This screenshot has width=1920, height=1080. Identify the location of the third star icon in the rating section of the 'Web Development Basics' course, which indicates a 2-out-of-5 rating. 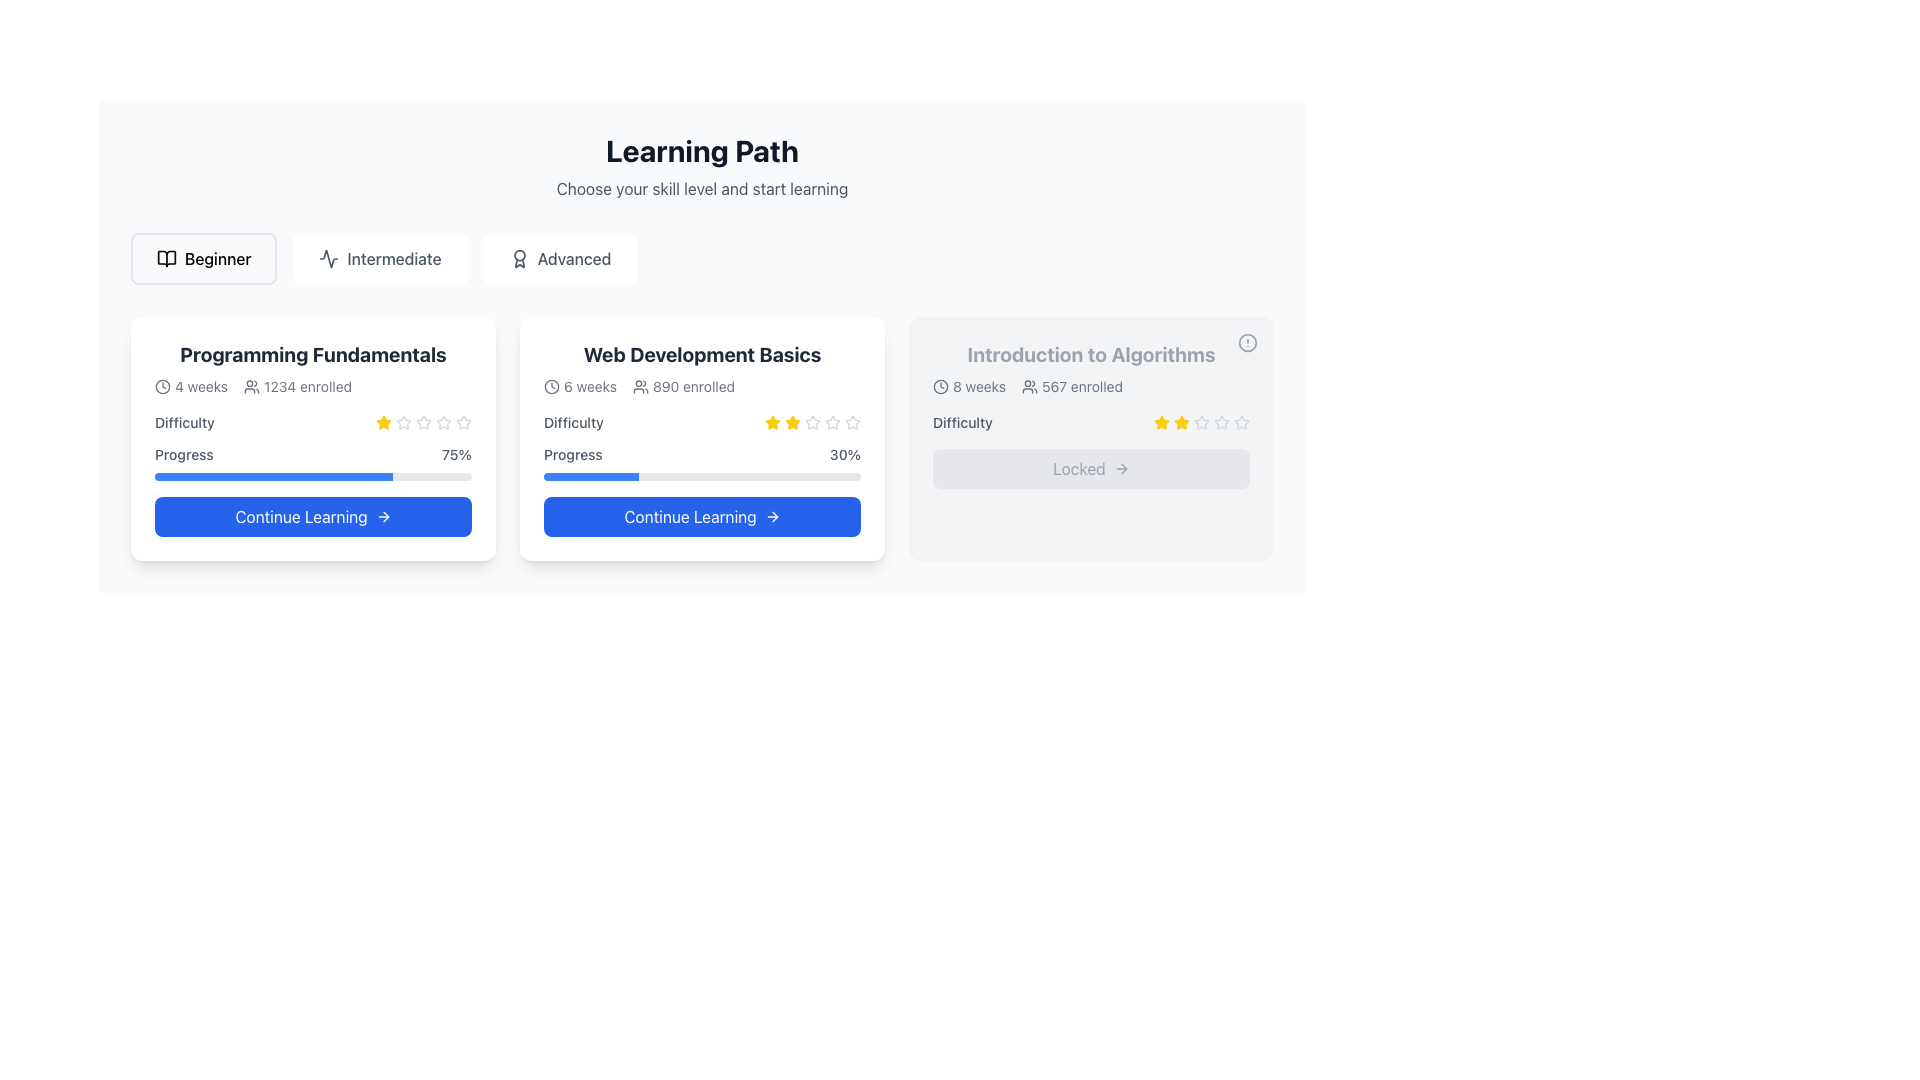
(791, 422).